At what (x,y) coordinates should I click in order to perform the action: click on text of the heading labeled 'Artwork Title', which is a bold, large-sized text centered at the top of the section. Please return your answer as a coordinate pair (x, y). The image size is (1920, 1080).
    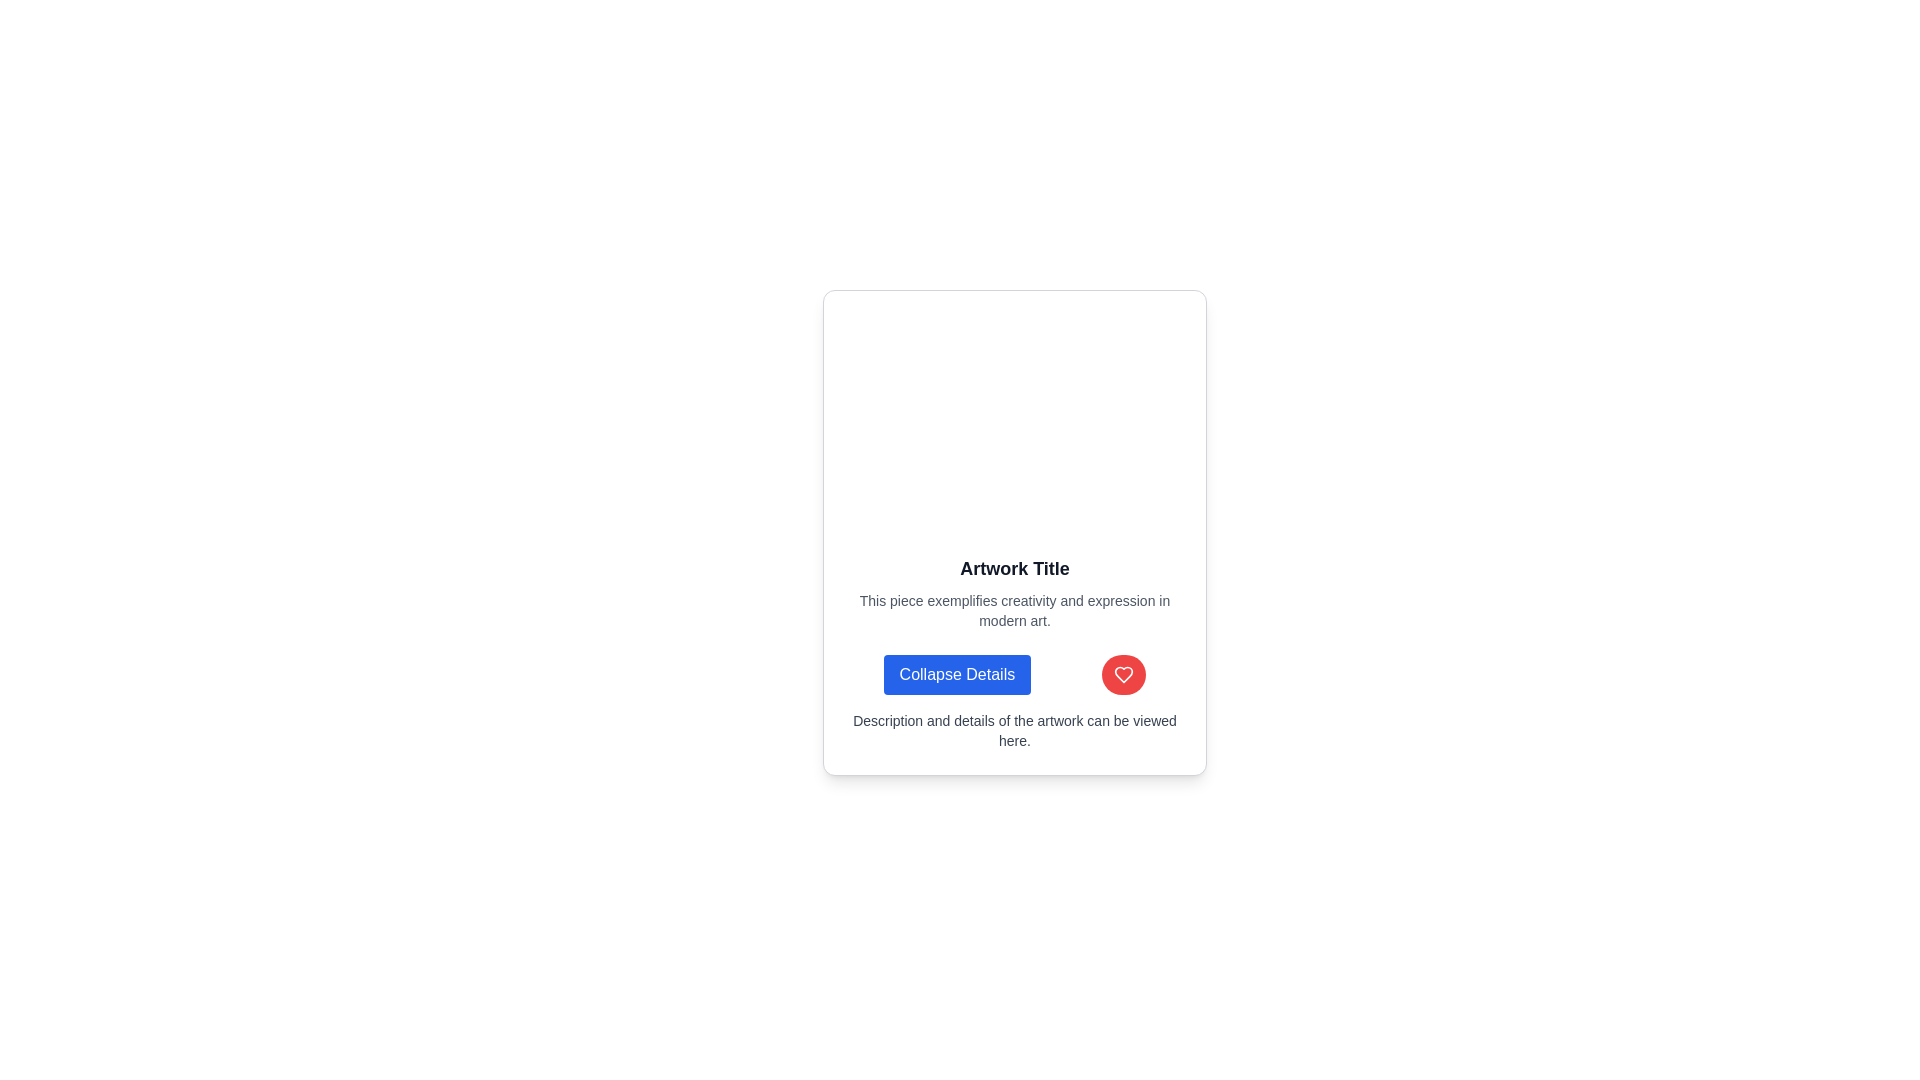
    Looking at the image, I should click on (1014, 569).